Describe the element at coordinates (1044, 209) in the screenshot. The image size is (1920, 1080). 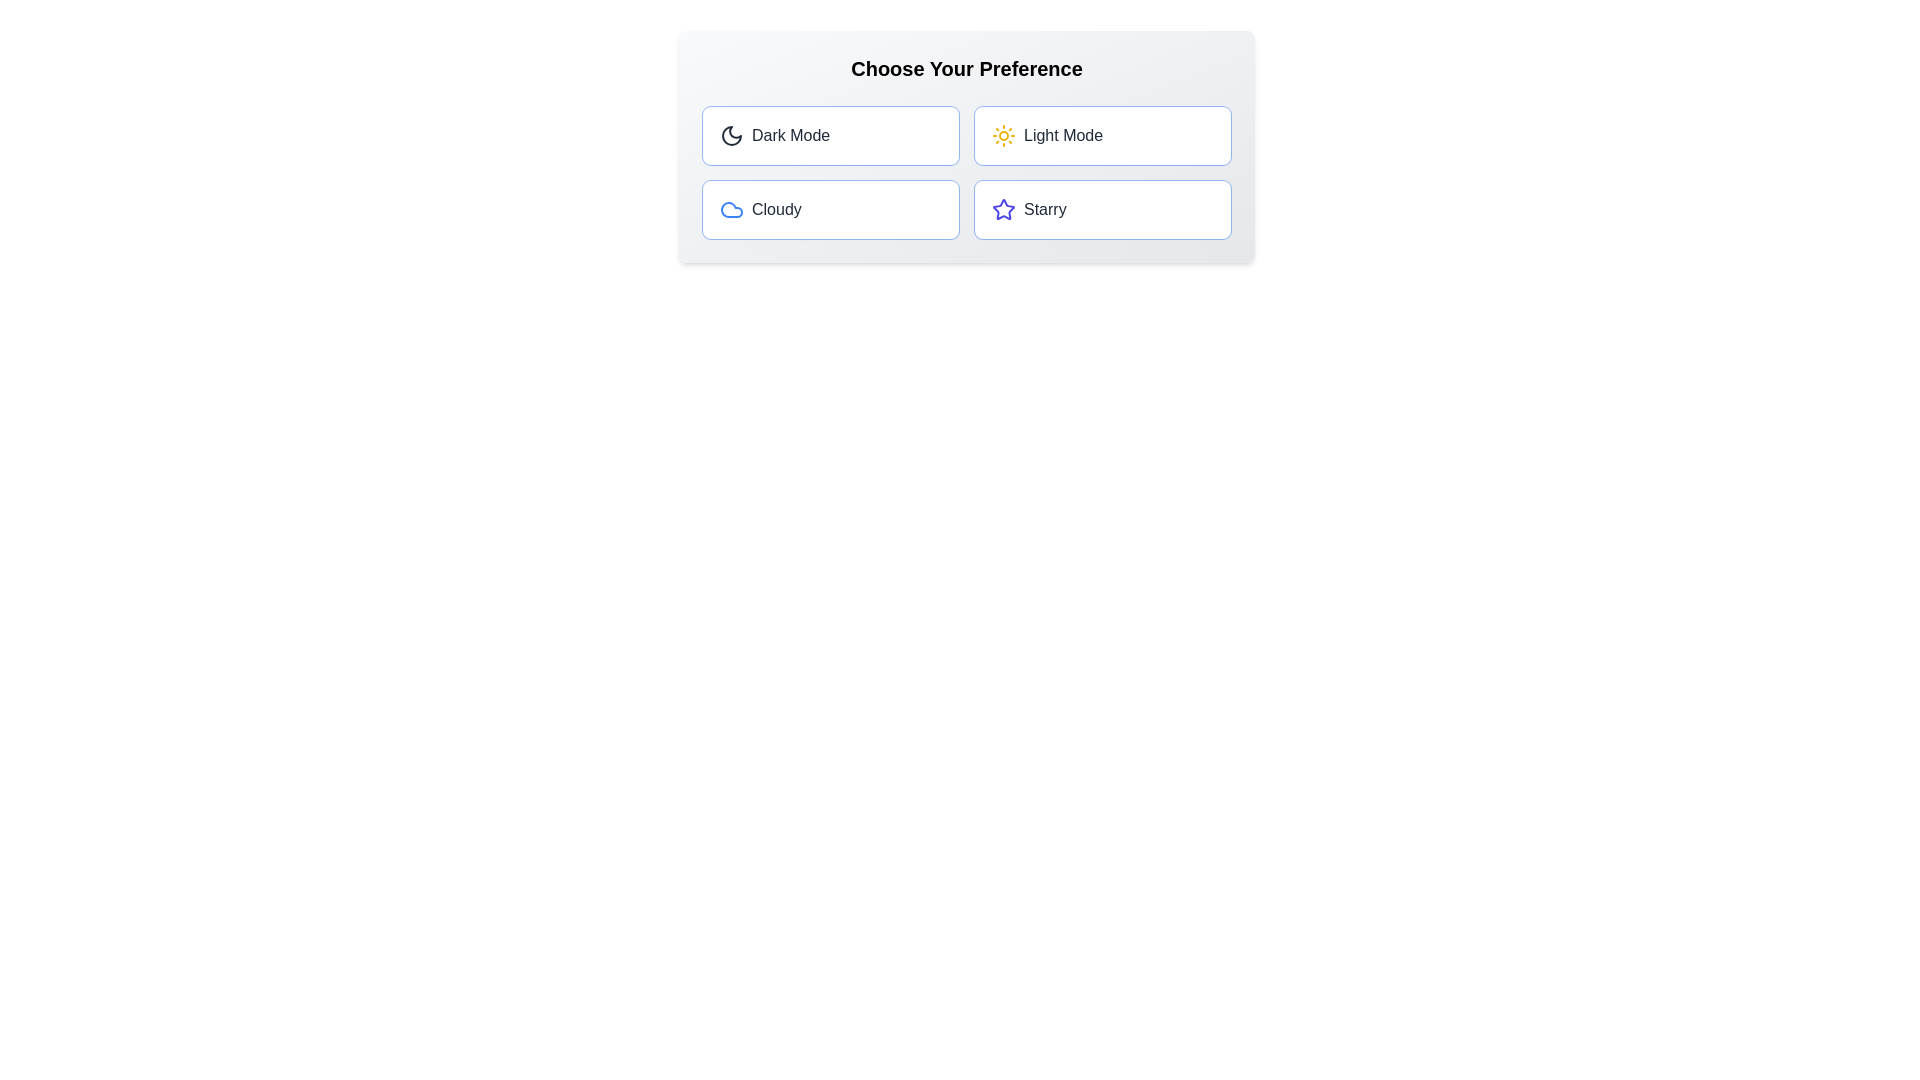
I see `the 'Starry' text label, which is located to the right of the star icon in the bottom-right segment of the options grid` at that location.